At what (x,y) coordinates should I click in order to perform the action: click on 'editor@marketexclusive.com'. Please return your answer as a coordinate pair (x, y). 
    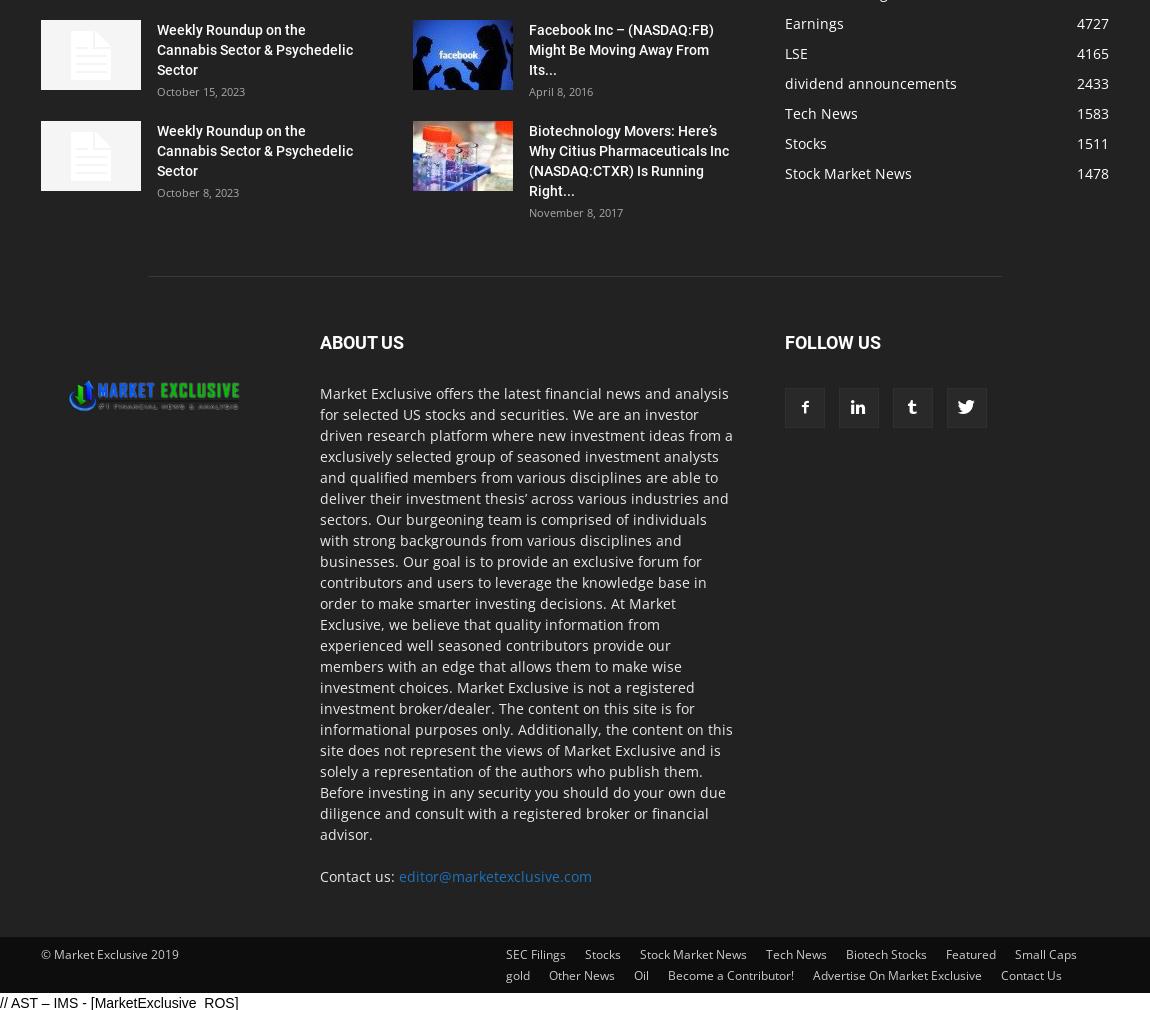
    Looking at the image, I should click on (399, 876).